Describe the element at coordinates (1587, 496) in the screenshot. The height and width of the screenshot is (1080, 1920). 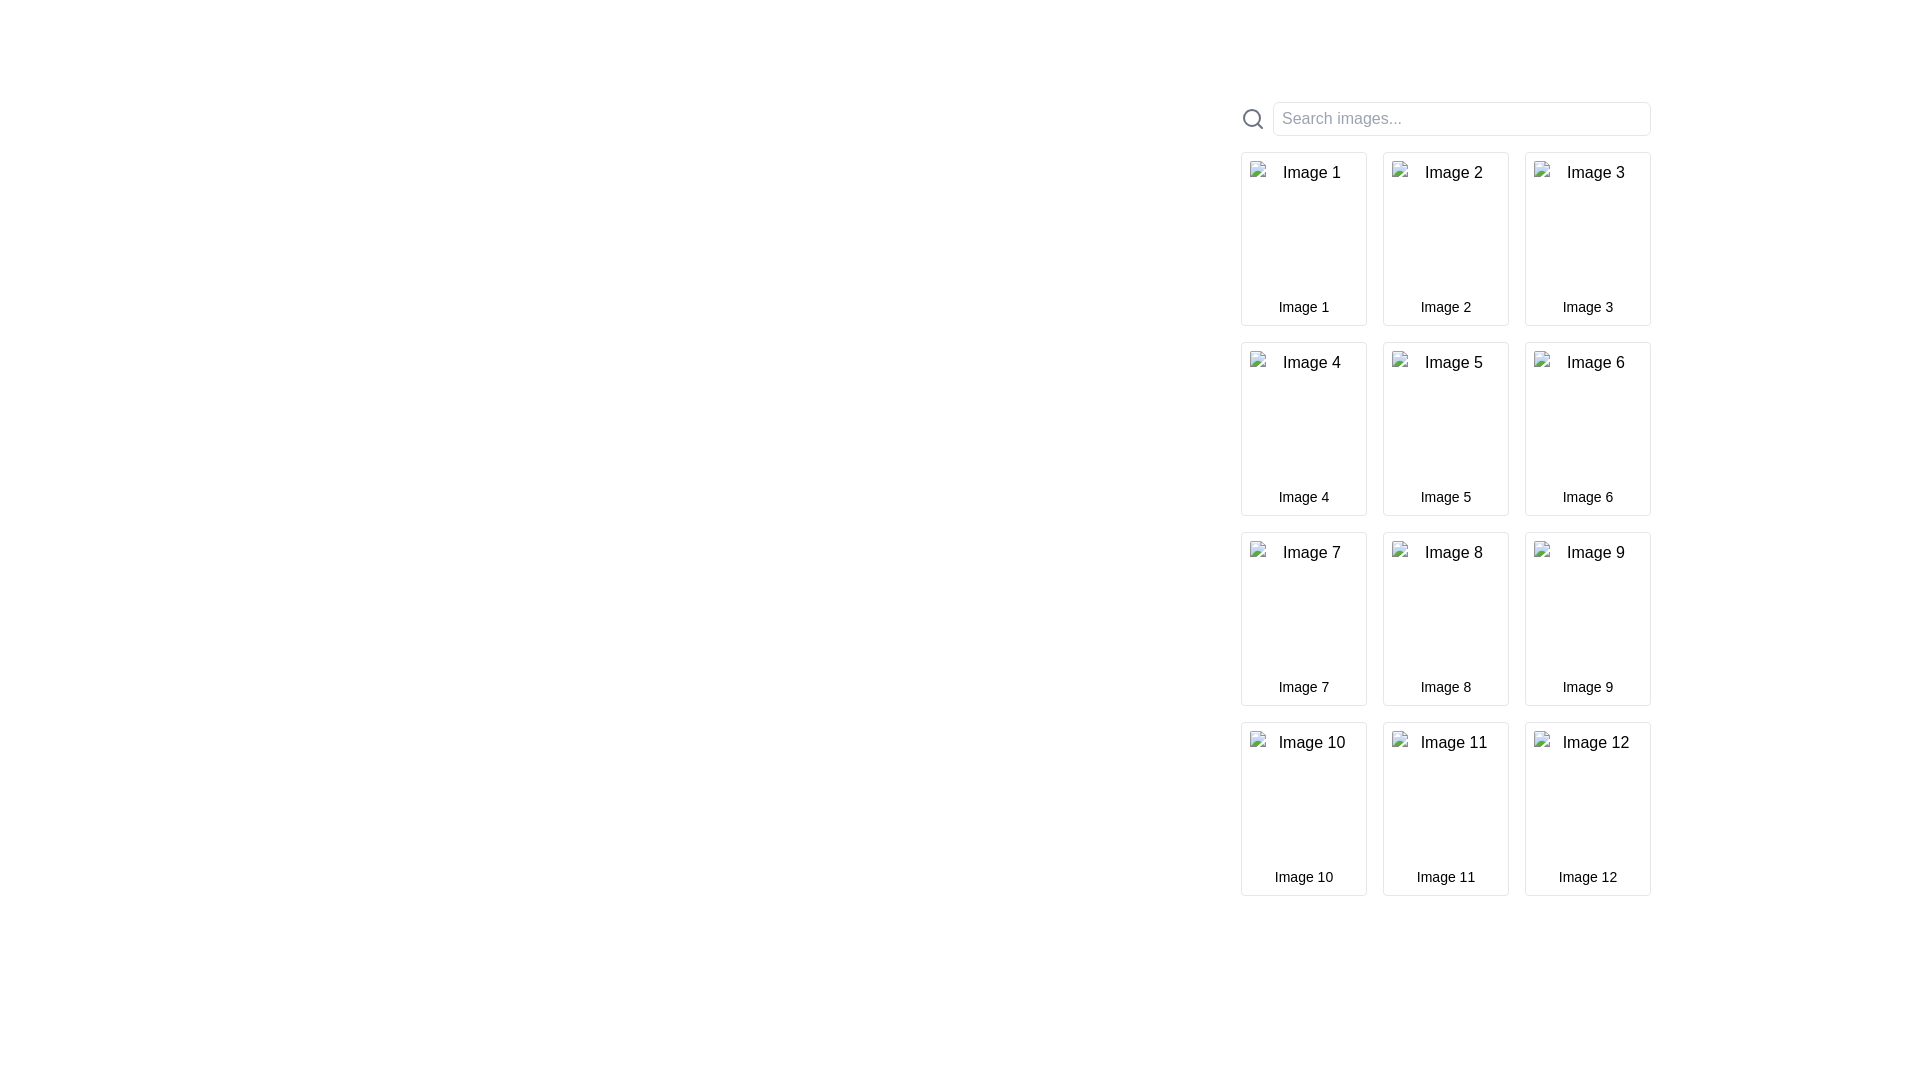
I see `the Text label located below the thumbnail image labeled 'Image 6' in the sixth column of the grid` at that location.